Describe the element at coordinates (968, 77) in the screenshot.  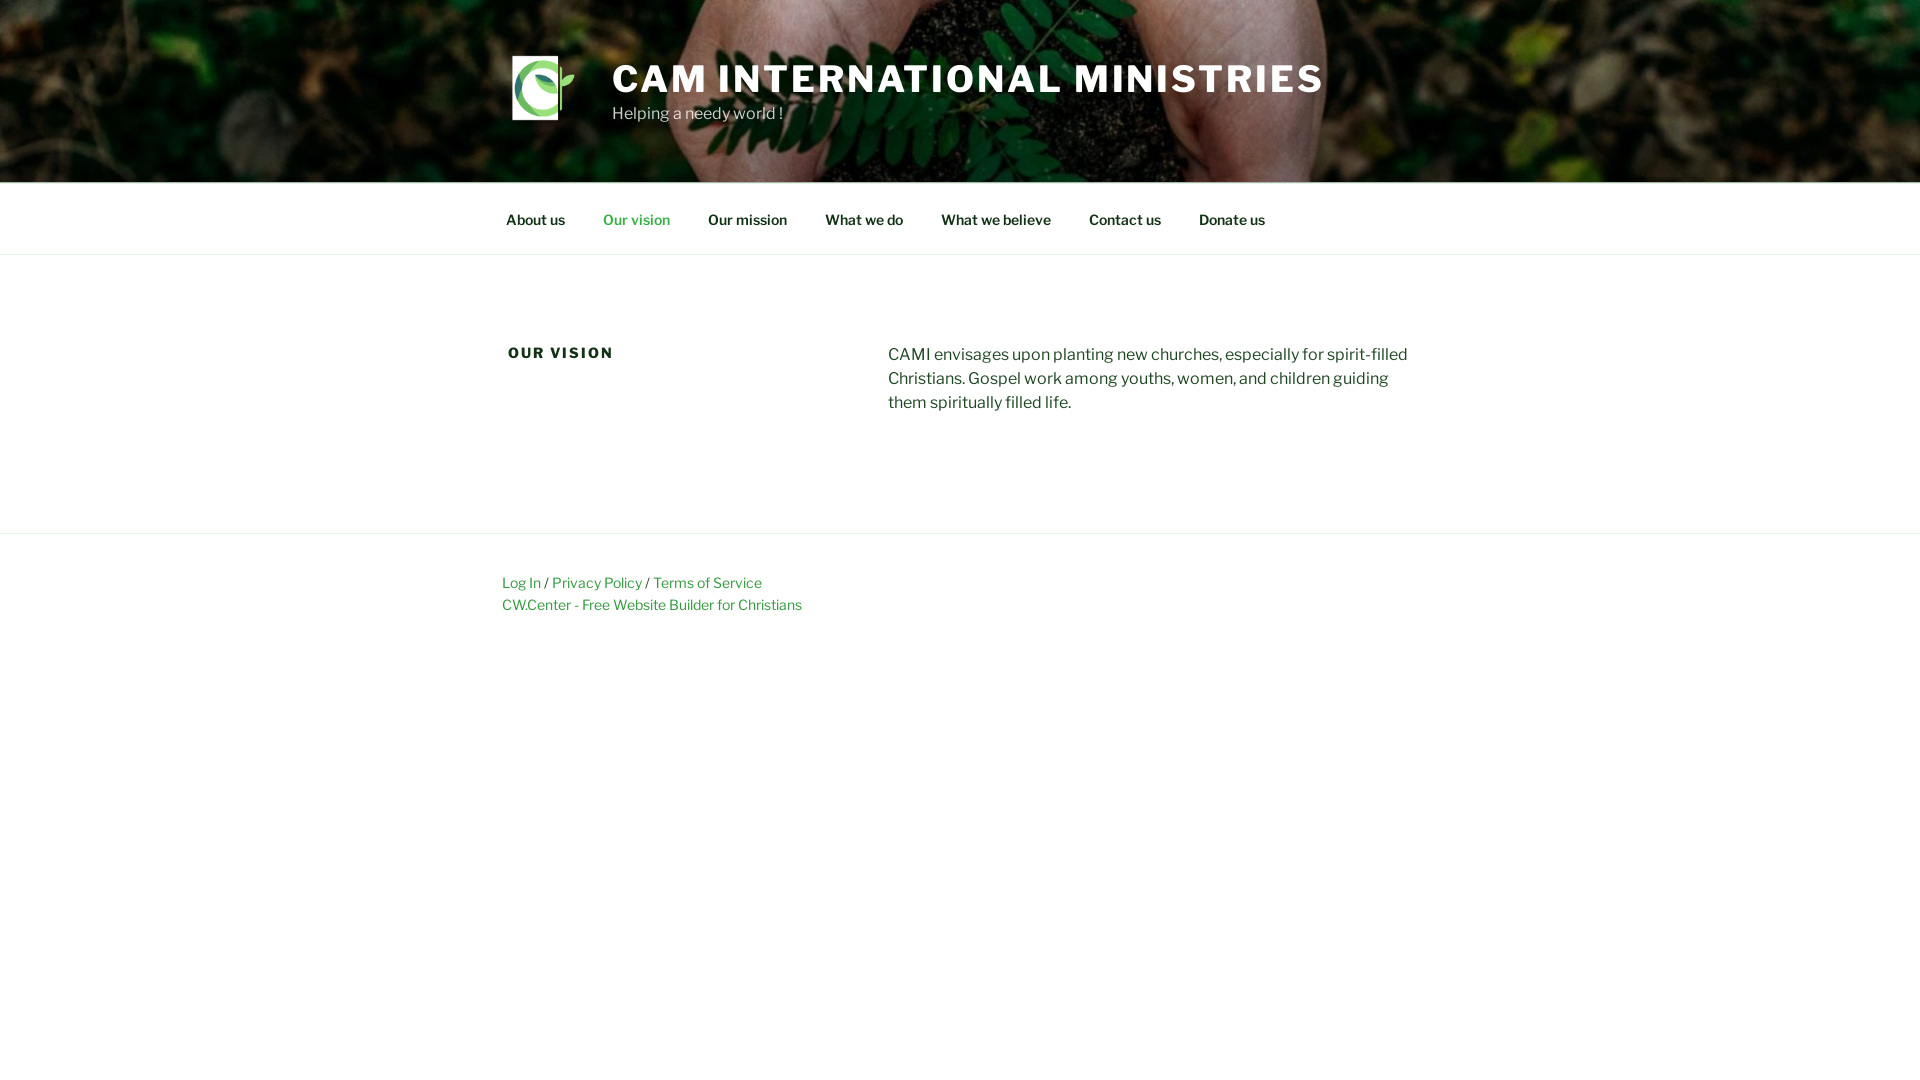
I see `'CAM INTERNATIONAL MINISTRIES'` at that location.